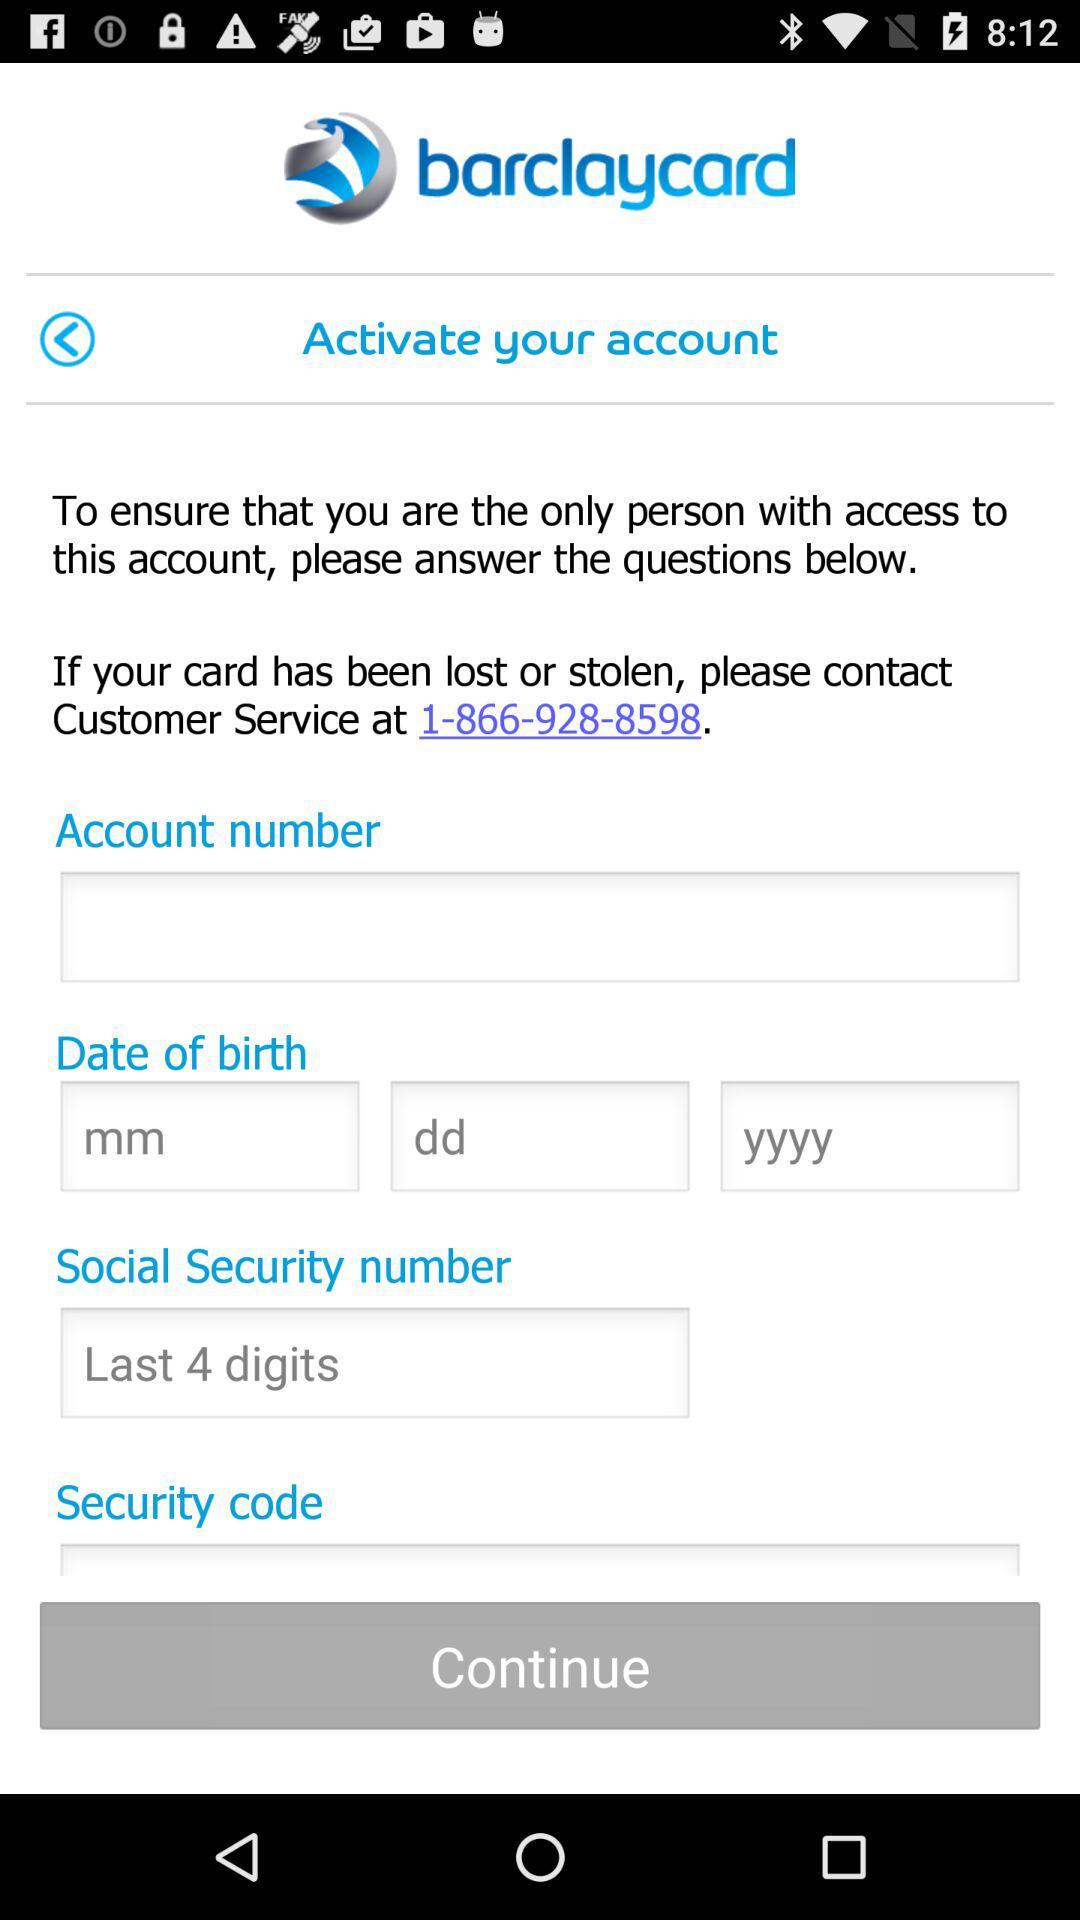 The image size is (1080, 1920). What do you see at coordinates (66, 339) in the screenshot?
I see `icon next to activate your account` at bounding box center [66, 339].